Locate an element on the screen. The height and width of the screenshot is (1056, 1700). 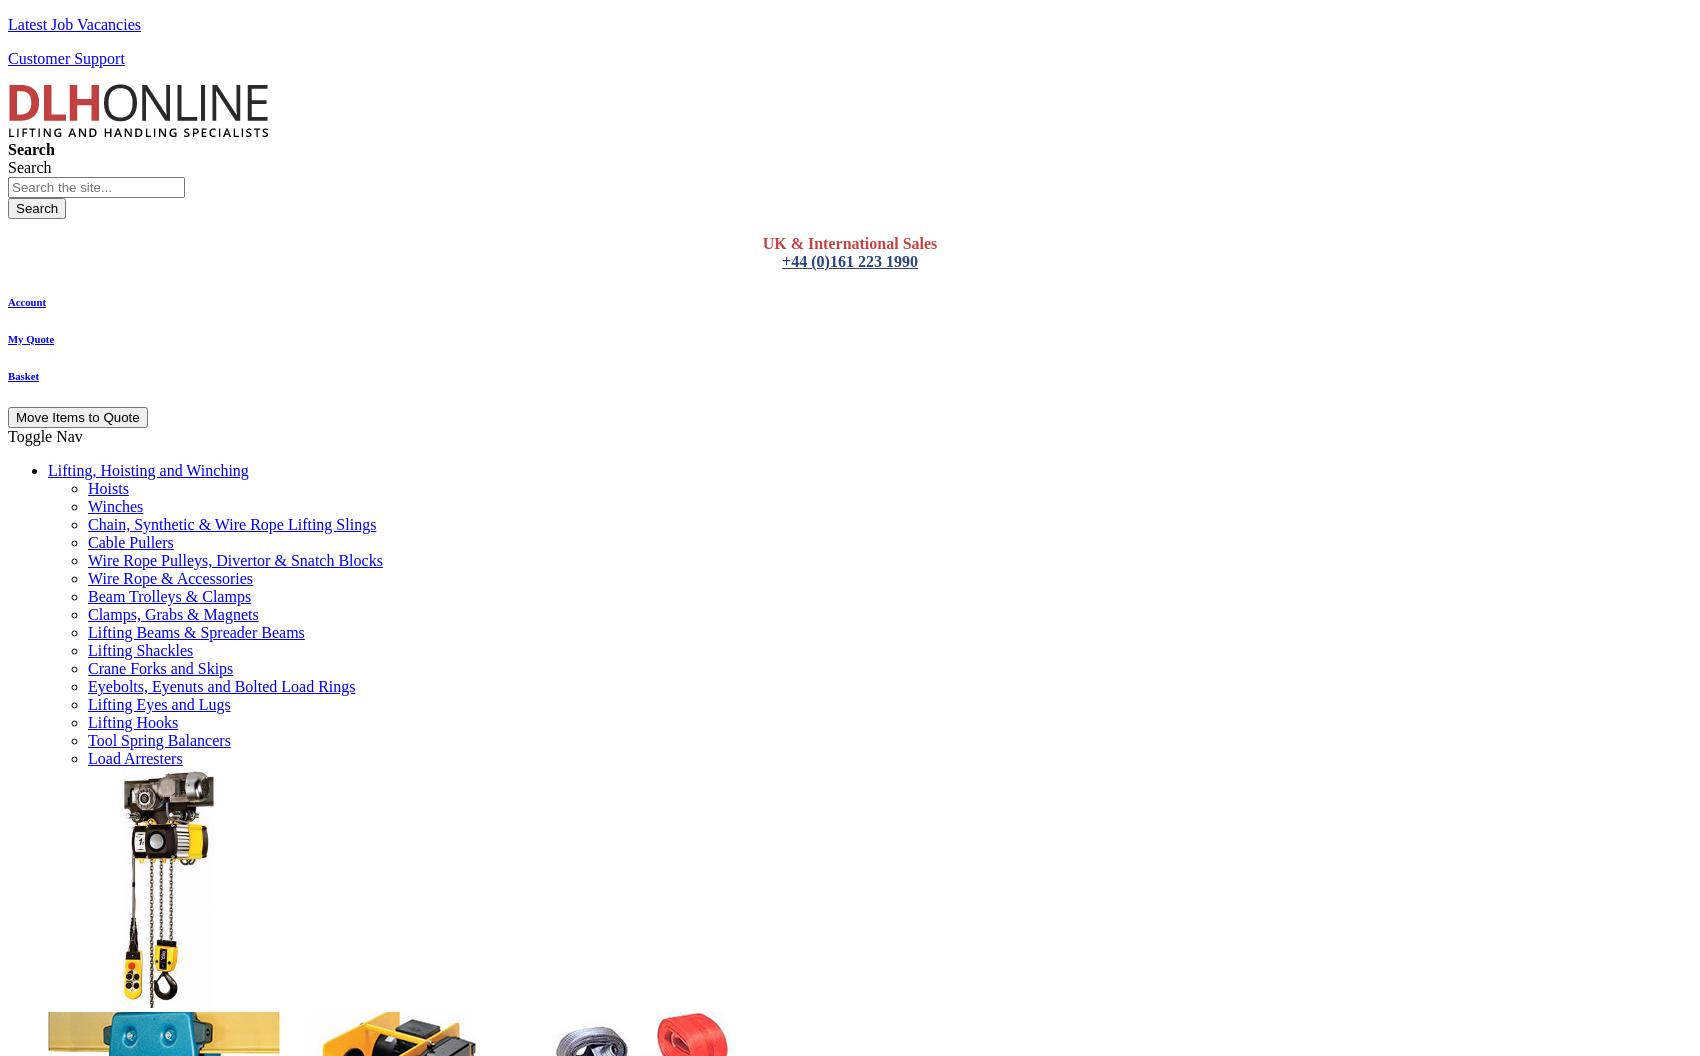
'Lifting Shackles' is located at coordinates (139, 648).